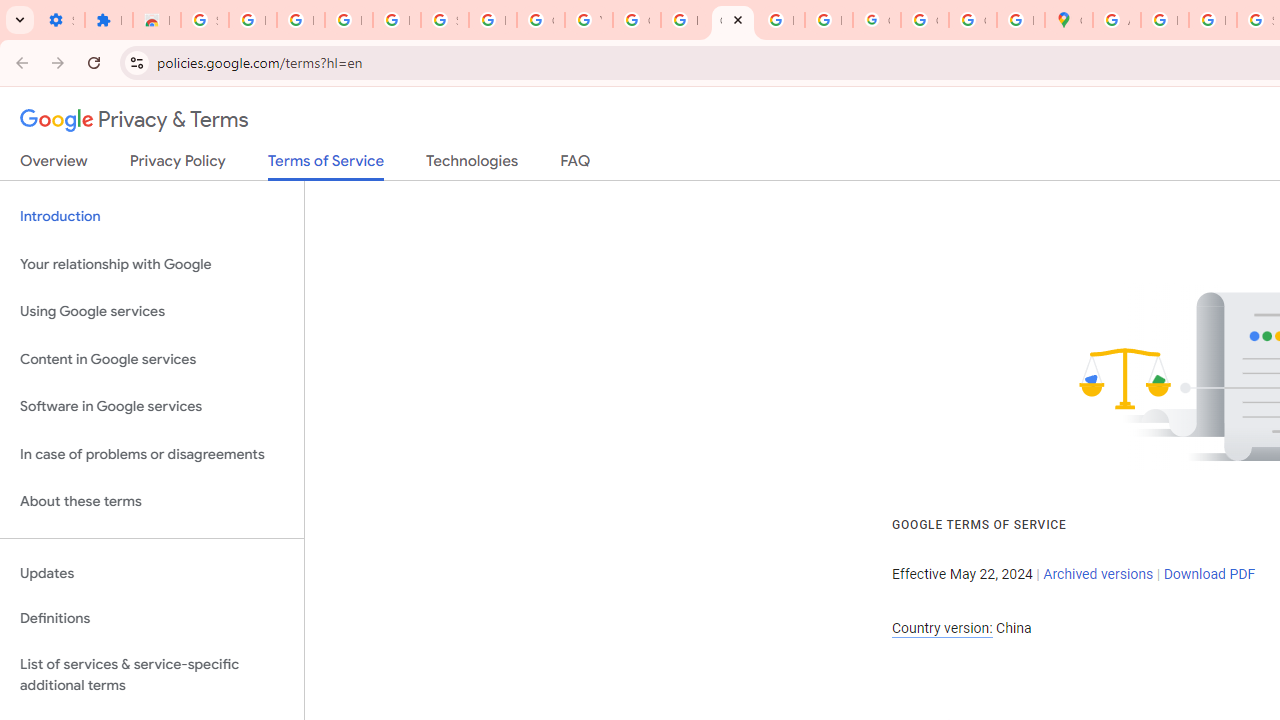  What do you see at coordinates (60, 20) in the screenshot?
I see `'Settings - On startup'` at bounding box center [60, 20].